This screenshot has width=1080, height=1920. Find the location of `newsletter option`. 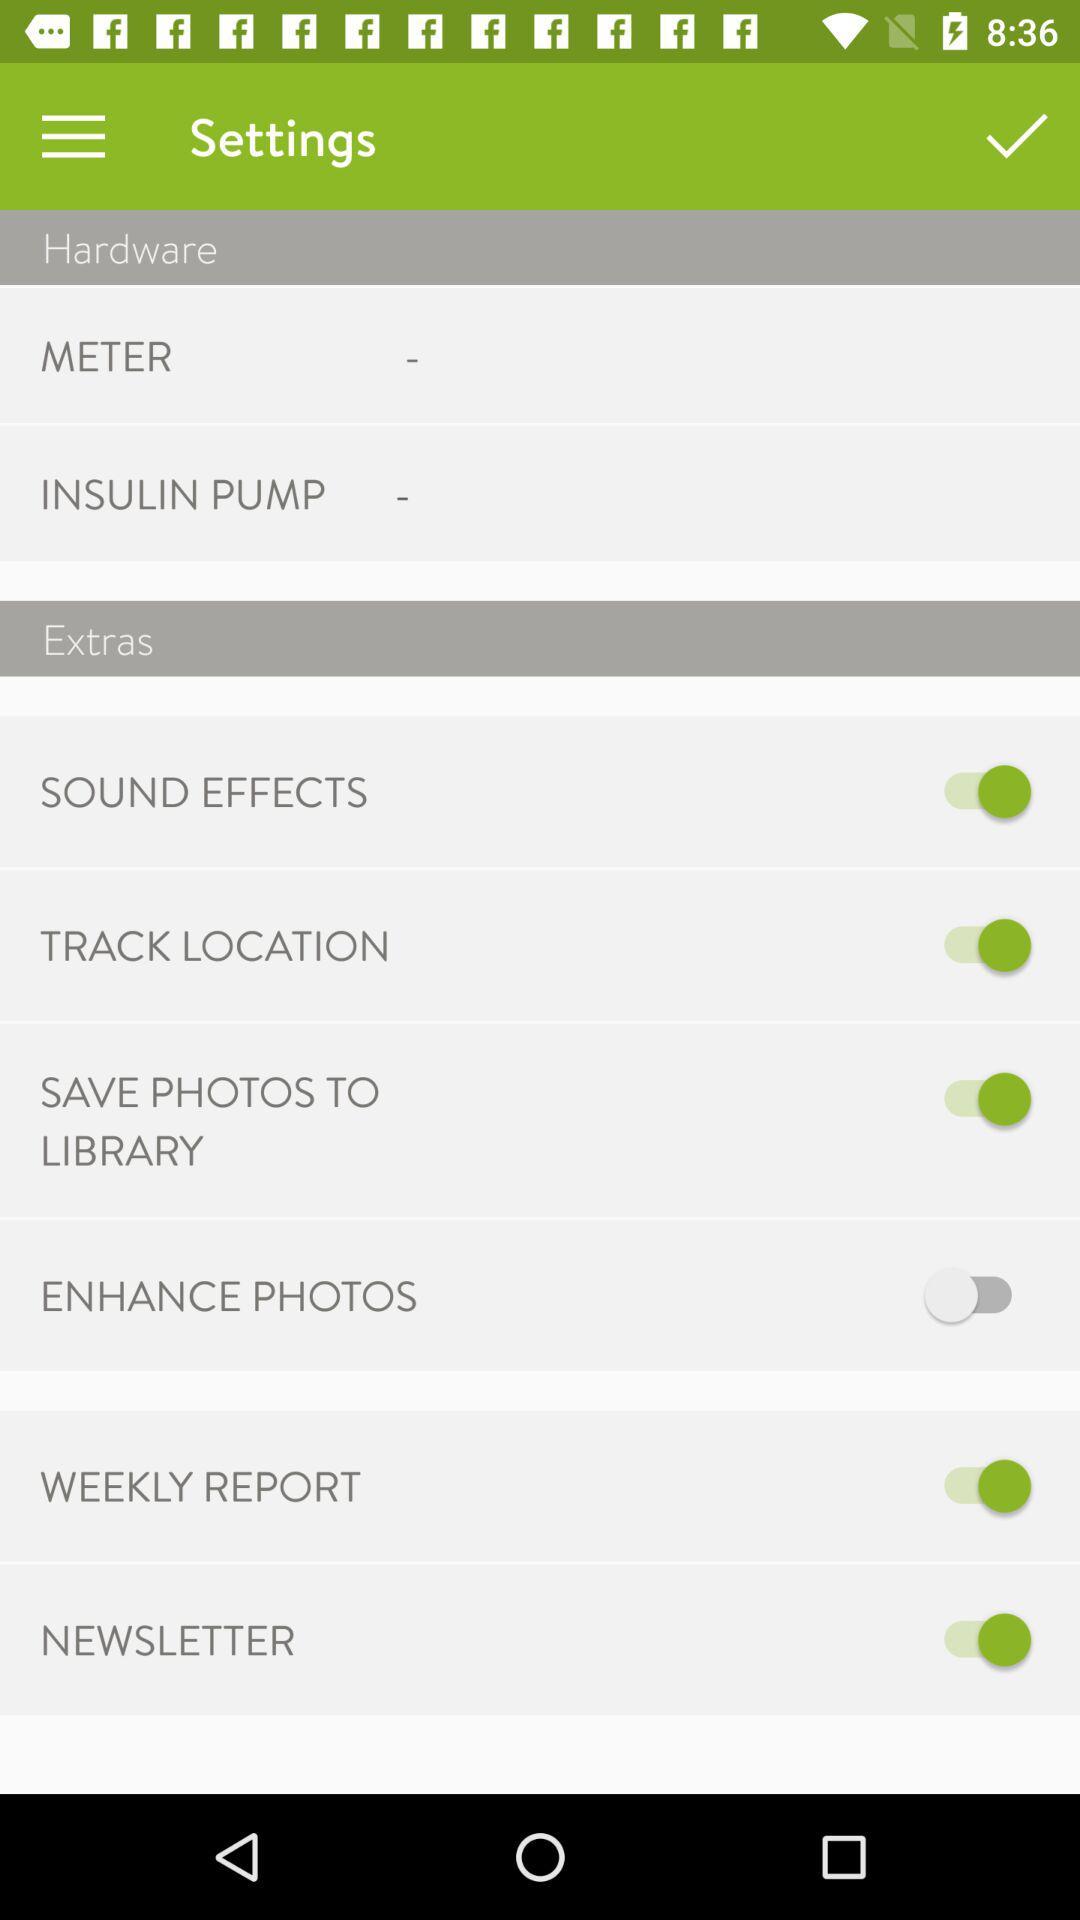

newsletter option is located at coordinates (747, 1639).